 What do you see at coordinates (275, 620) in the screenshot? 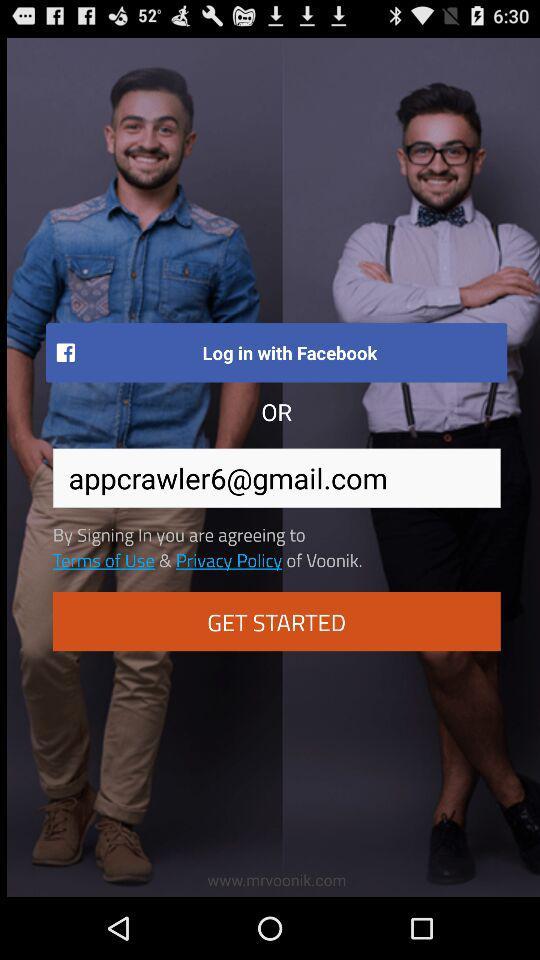
I see `icon below terms of use icon` at bounding box center [275, 620].